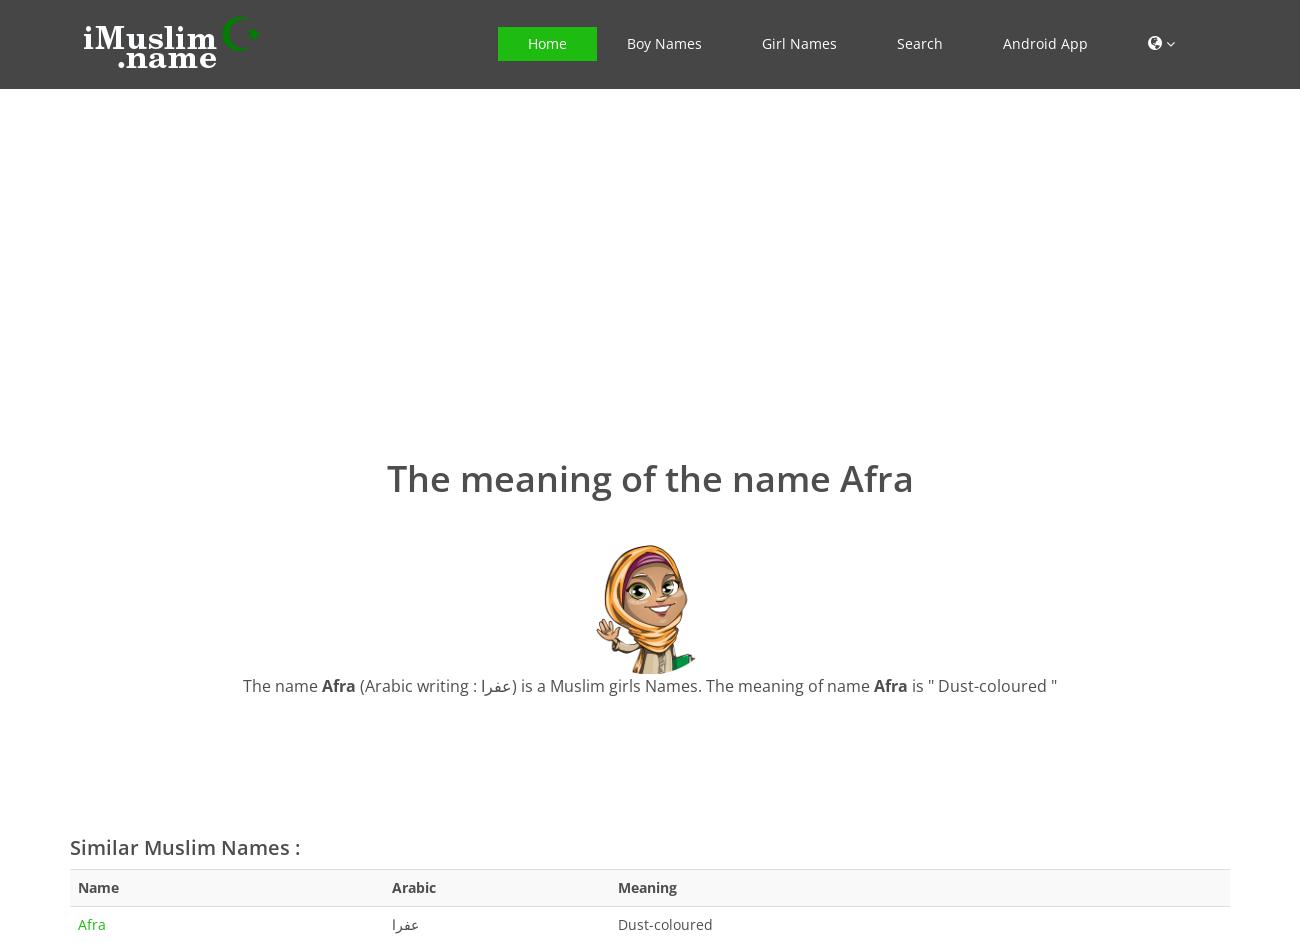 Image resolution: width=1300 pixels, height=943 pixels. Describe the element at coordinates (618, 922) in the screenshot. I see `'Dust-coloured'` at that location.